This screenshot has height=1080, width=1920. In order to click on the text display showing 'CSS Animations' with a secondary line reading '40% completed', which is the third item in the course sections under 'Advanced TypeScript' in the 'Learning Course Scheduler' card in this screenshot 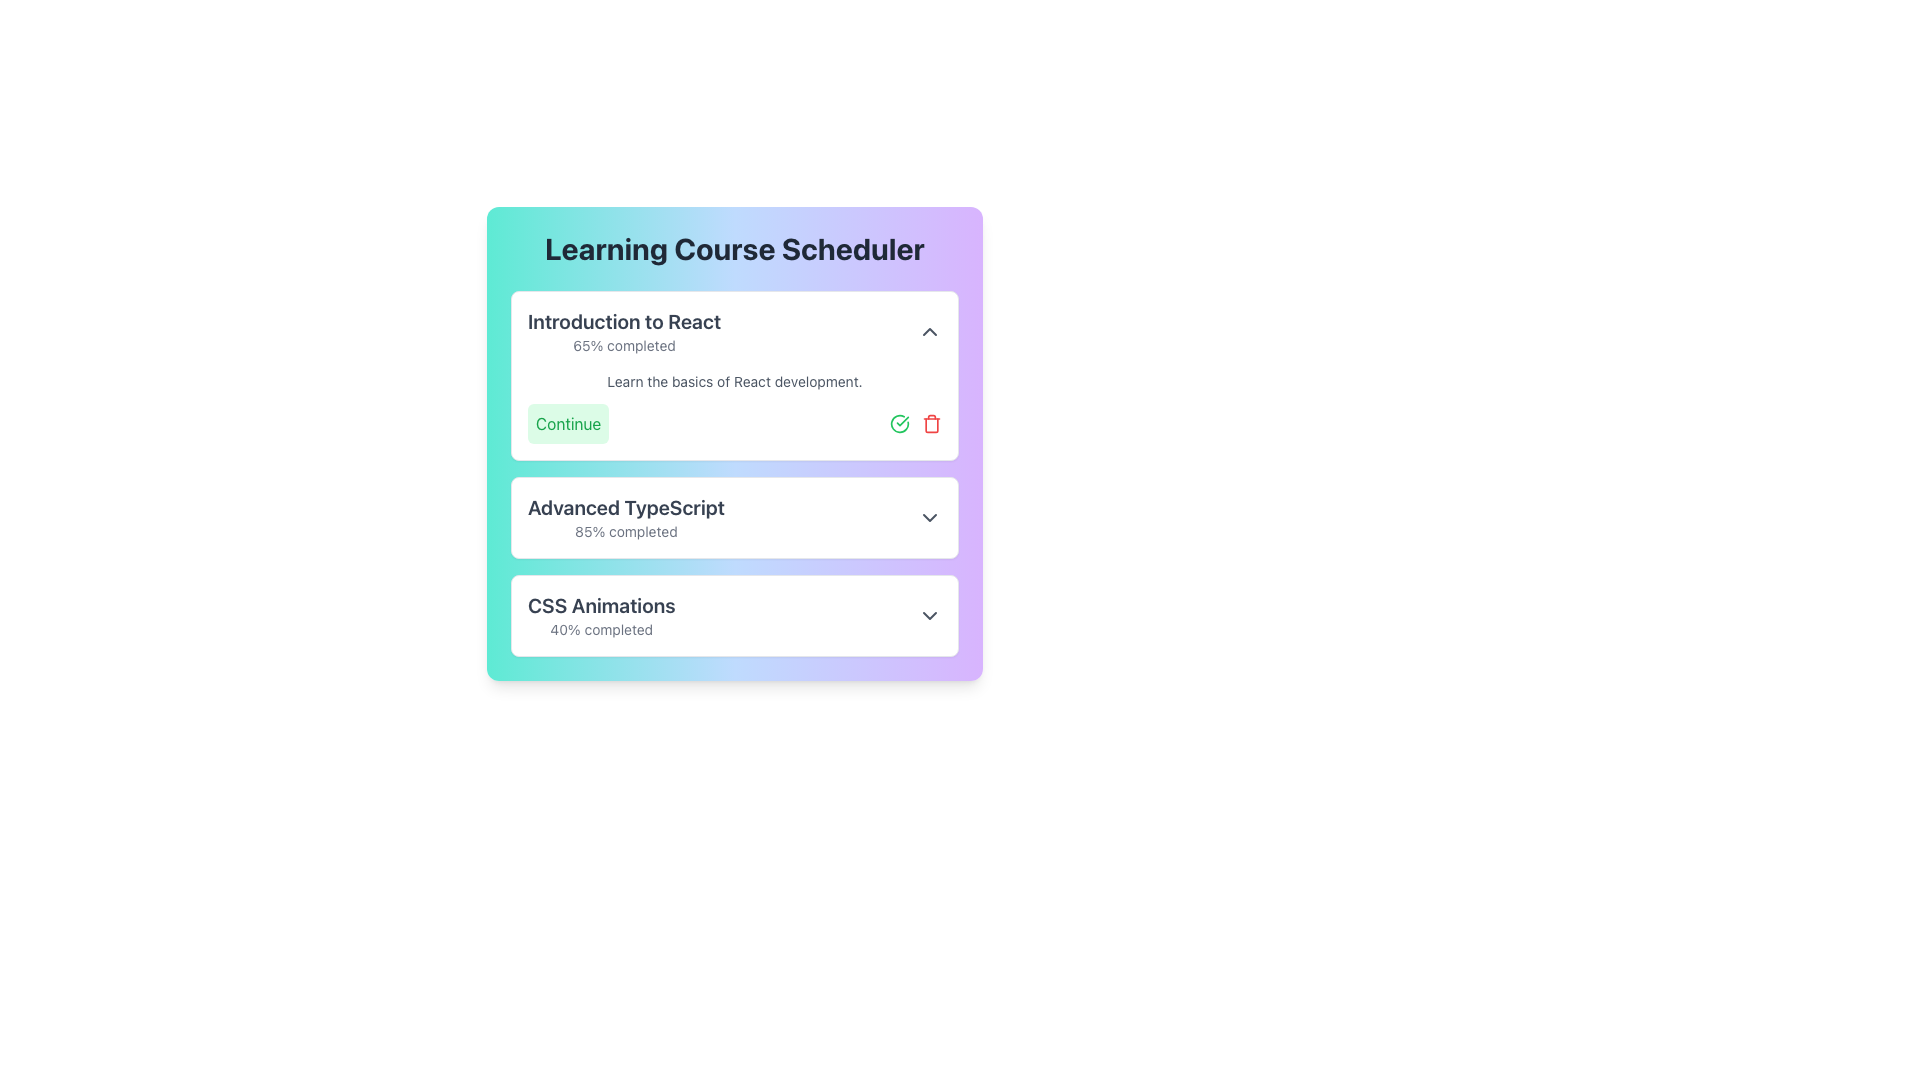, I will do `click(600, 615)`.